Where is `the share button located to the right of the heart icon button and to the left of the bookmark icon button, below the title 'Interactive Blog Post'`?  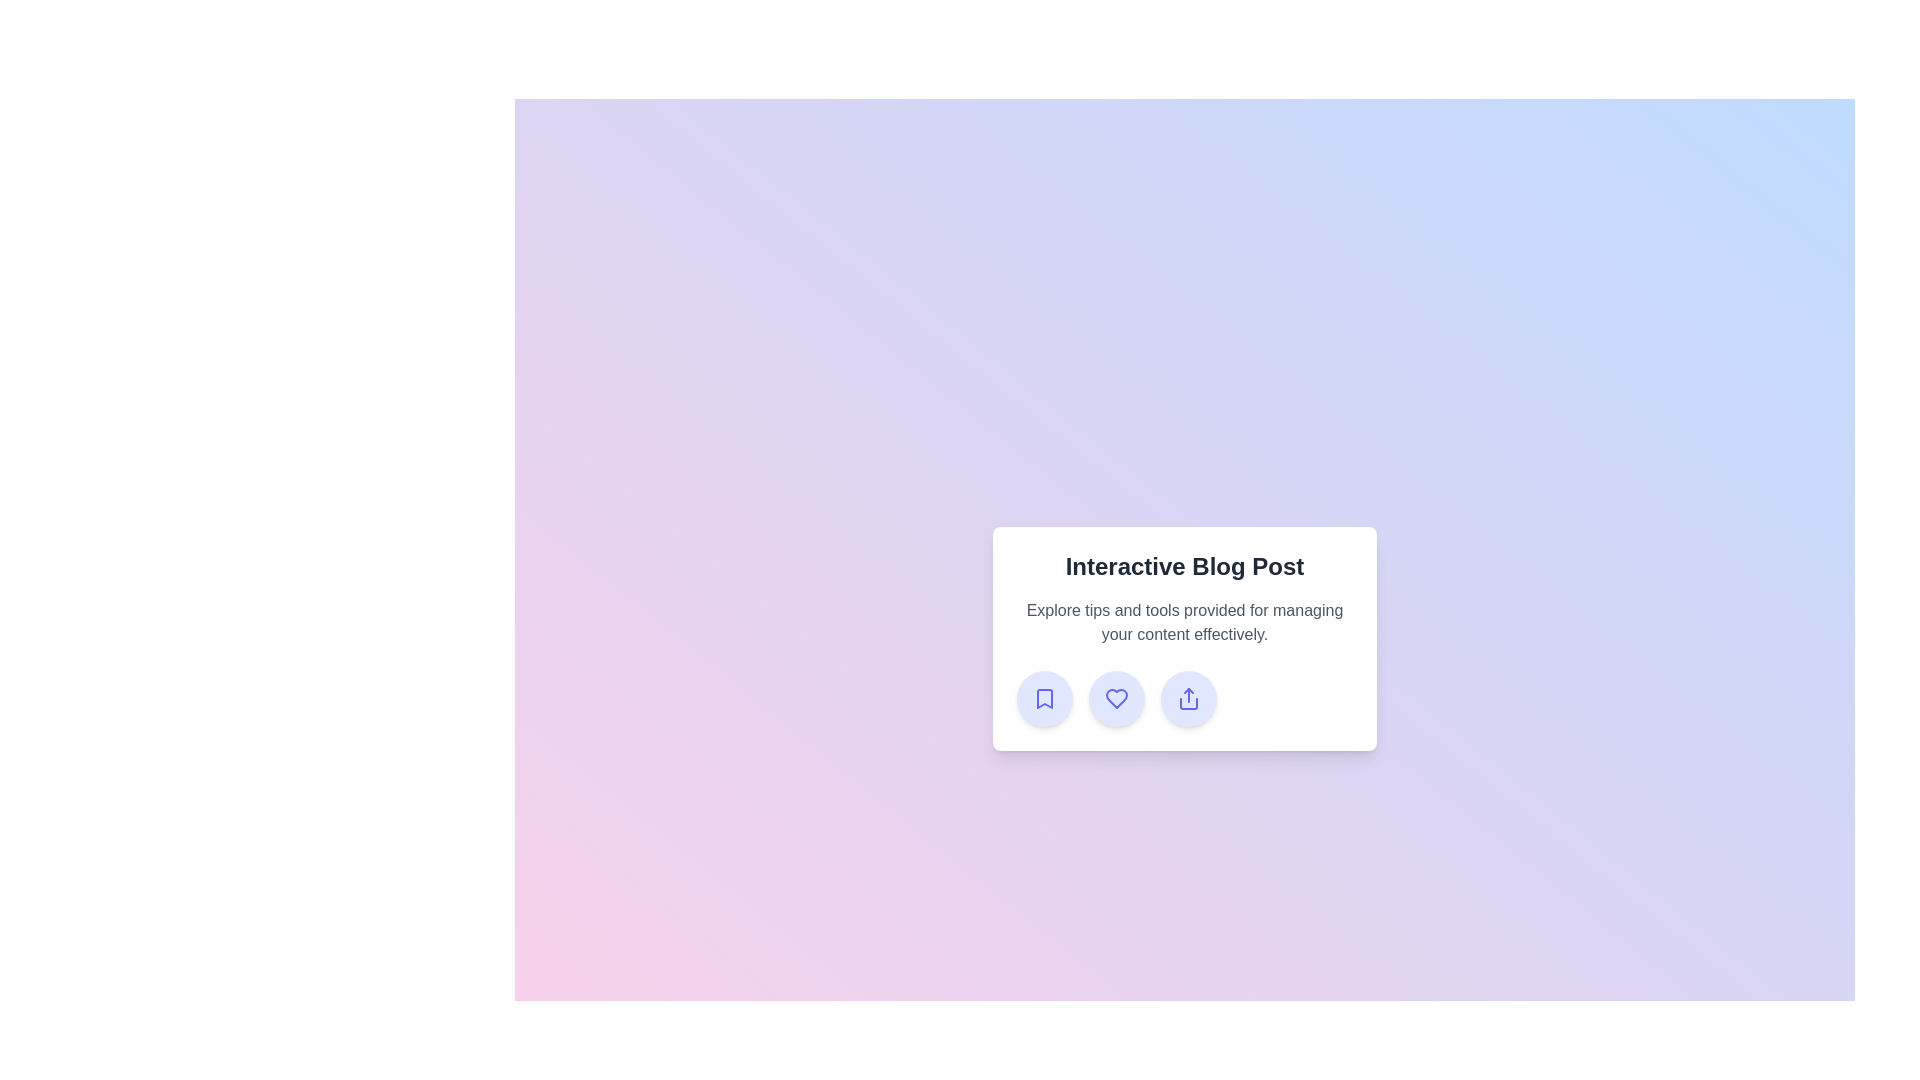 the share button located to the right of the heart icon button and to the left of the bookmark icon button, below the title 'Interactive Blog Post' is located at coordinates (1189, 697).